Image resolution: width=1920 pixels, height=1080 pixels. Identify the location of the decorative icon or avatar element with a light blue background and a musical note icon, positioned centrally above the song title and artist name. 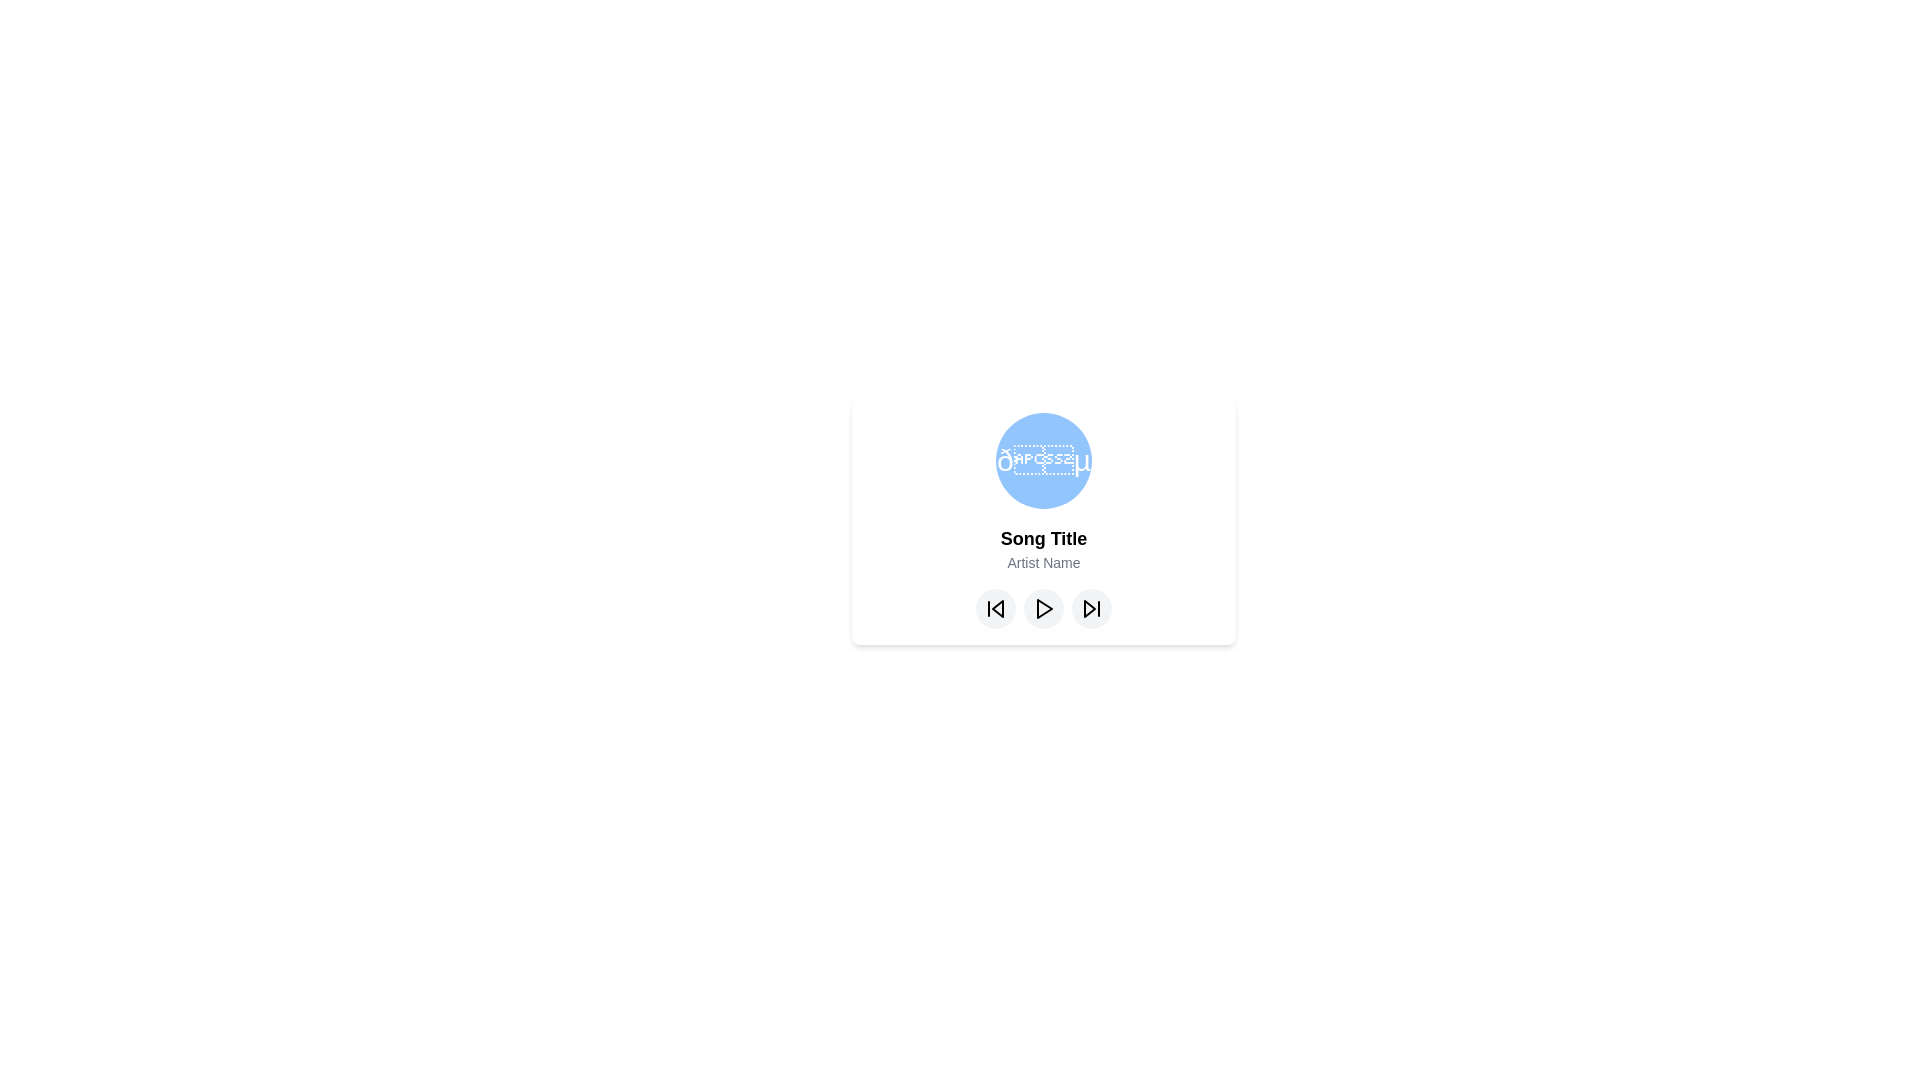
(1042, 461).